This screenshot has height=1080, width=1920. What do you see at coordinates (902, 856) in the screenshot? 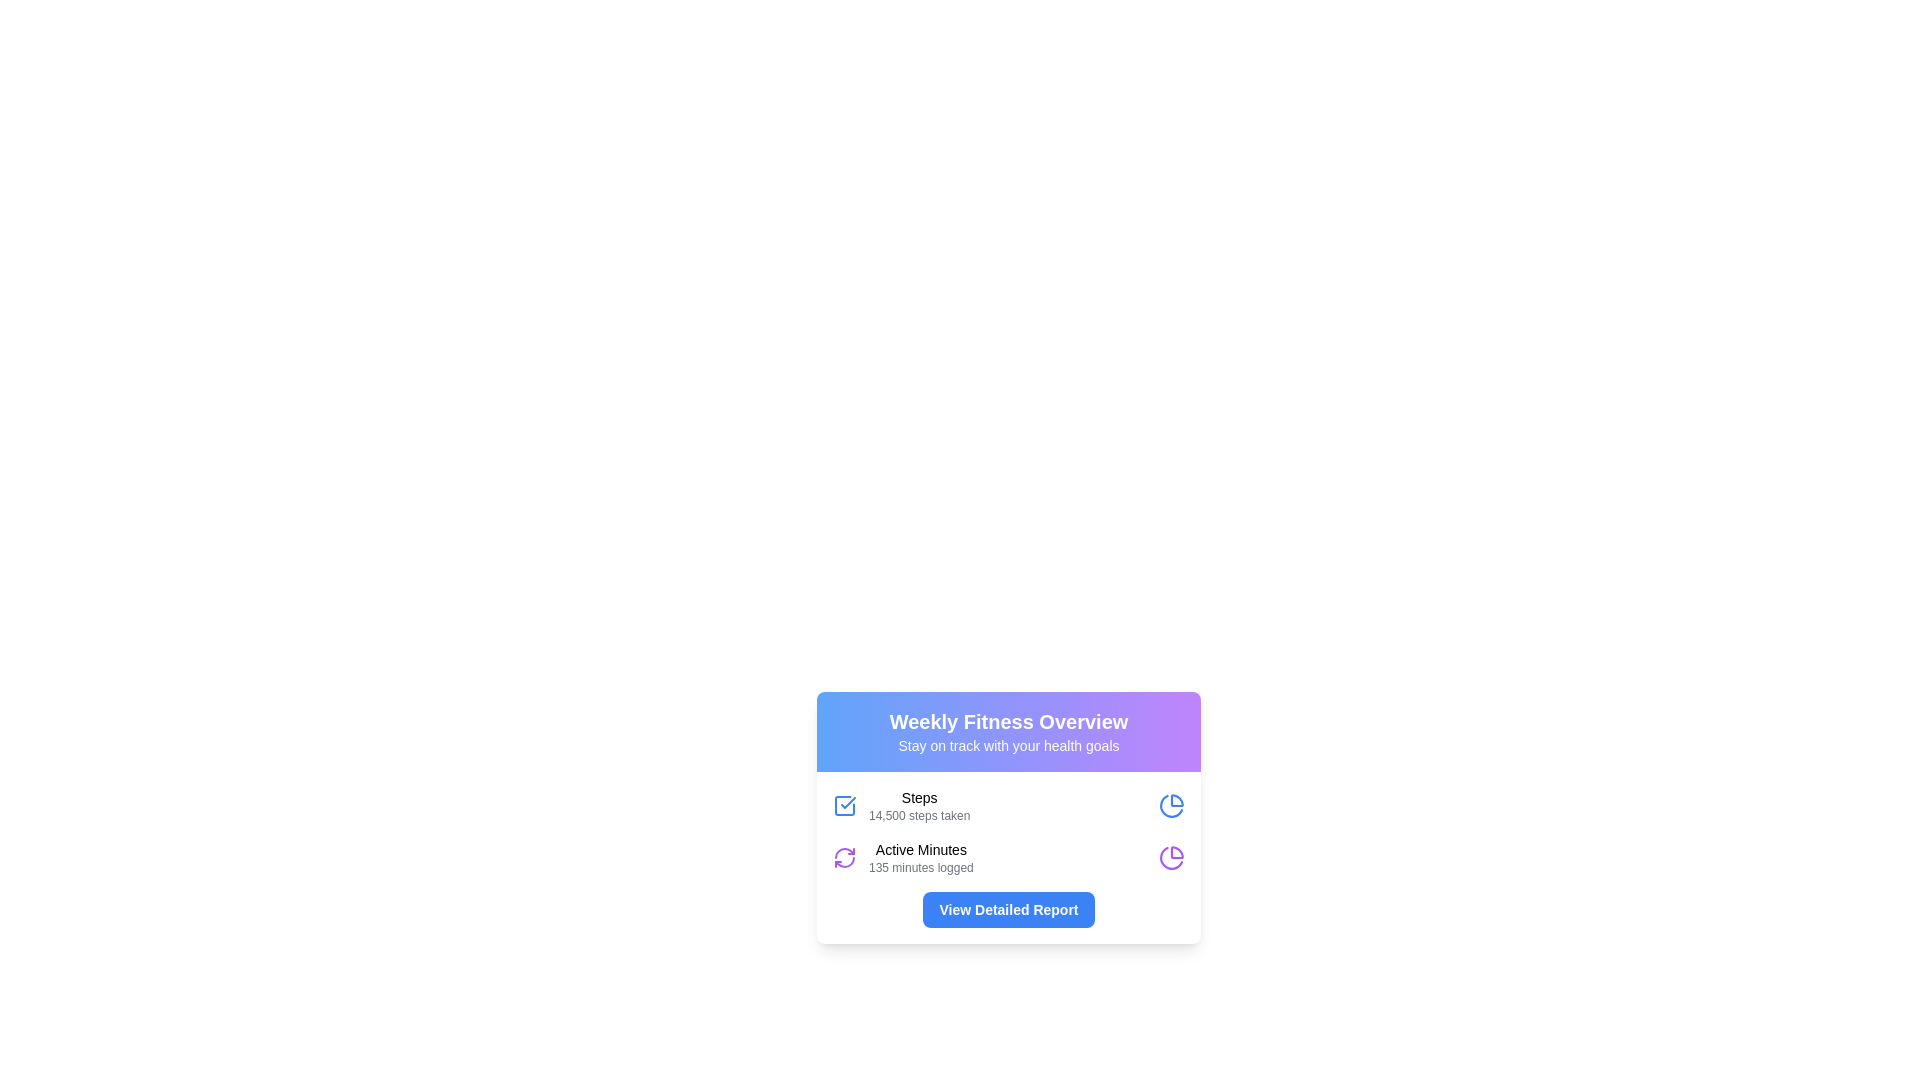
I see `the 'Active Minutes' display card element, which features a bold title and a circular purple arrow icon, located in the 'Weekly Fitness Overview' section` at bounding box center [902, 856].